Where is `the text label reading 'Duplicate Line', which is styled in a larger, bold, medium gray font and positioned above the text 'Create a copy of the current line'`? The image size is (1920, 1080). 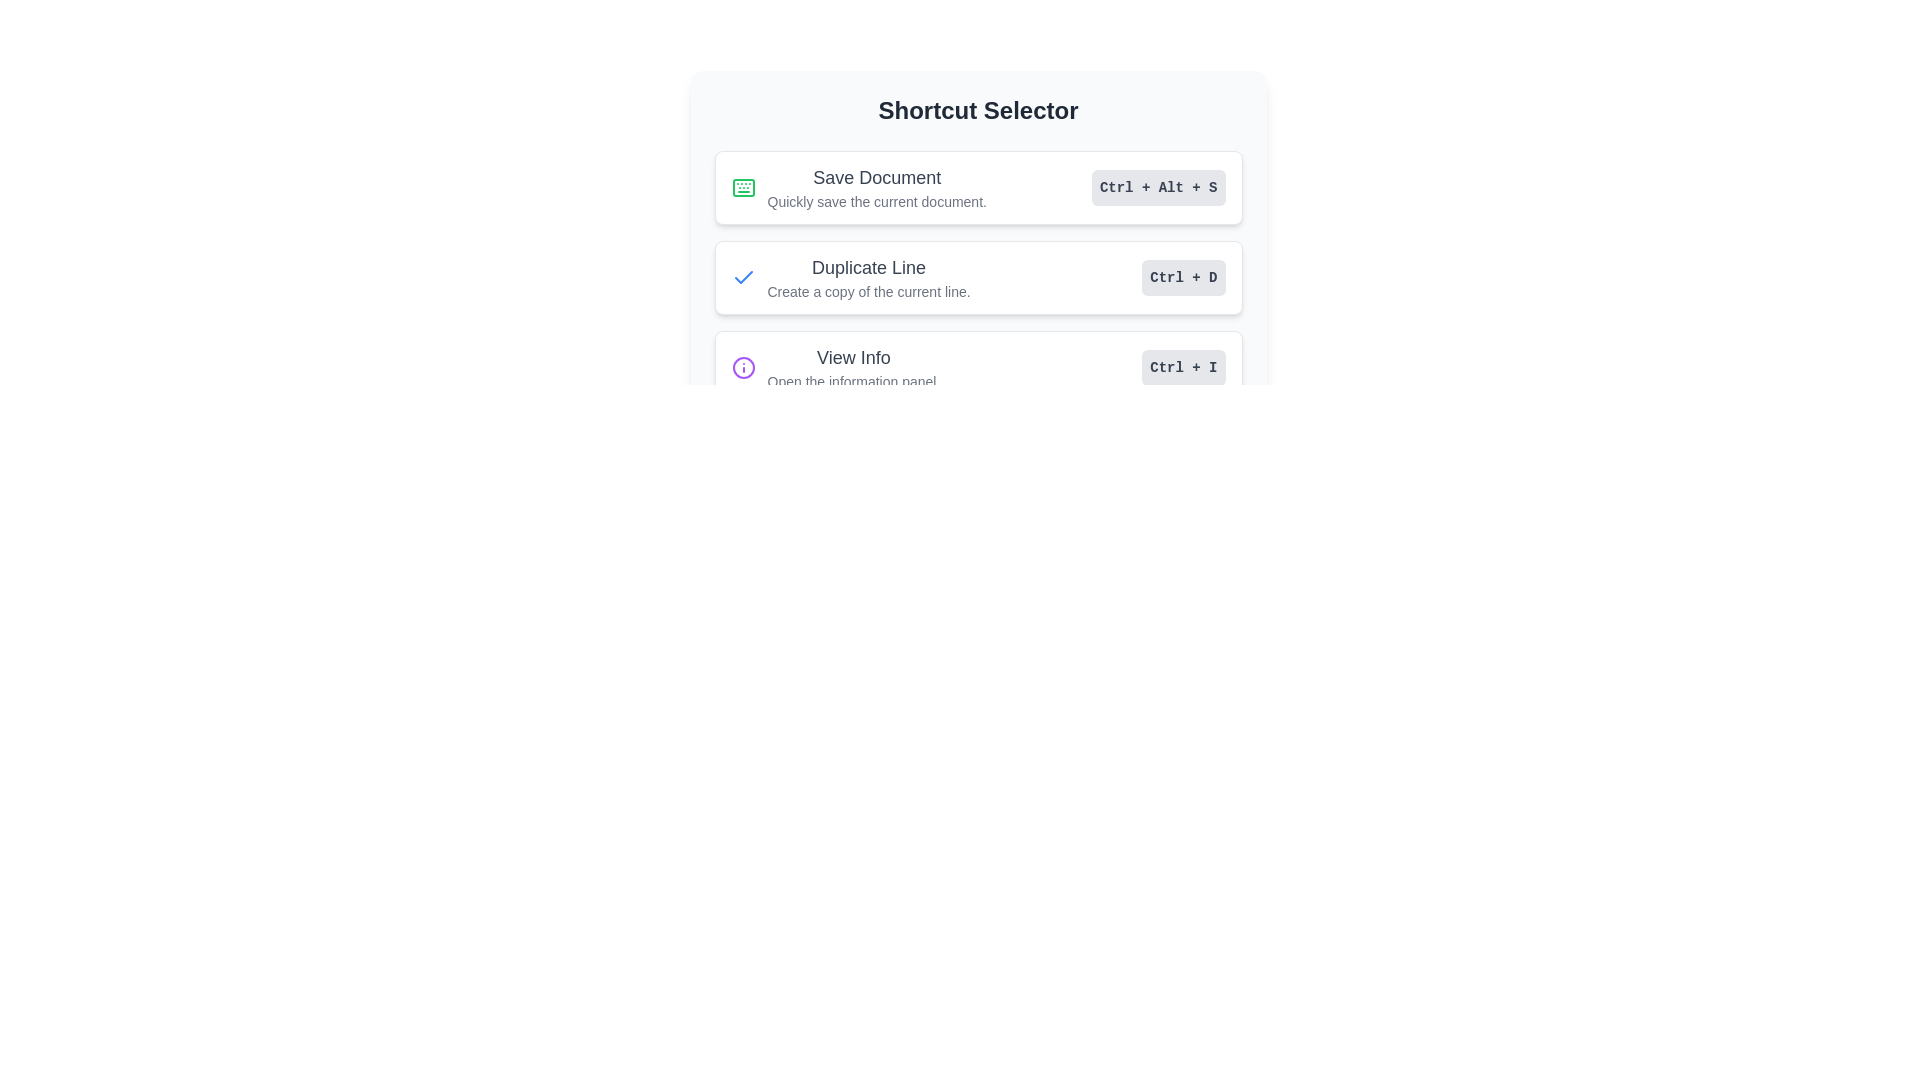
the text label reading 'Duplicate Line', which is styled in a larger, bold, medium gray font and positioned above the text 'Create a copy of the current line' is located at coordinates (868, 266).